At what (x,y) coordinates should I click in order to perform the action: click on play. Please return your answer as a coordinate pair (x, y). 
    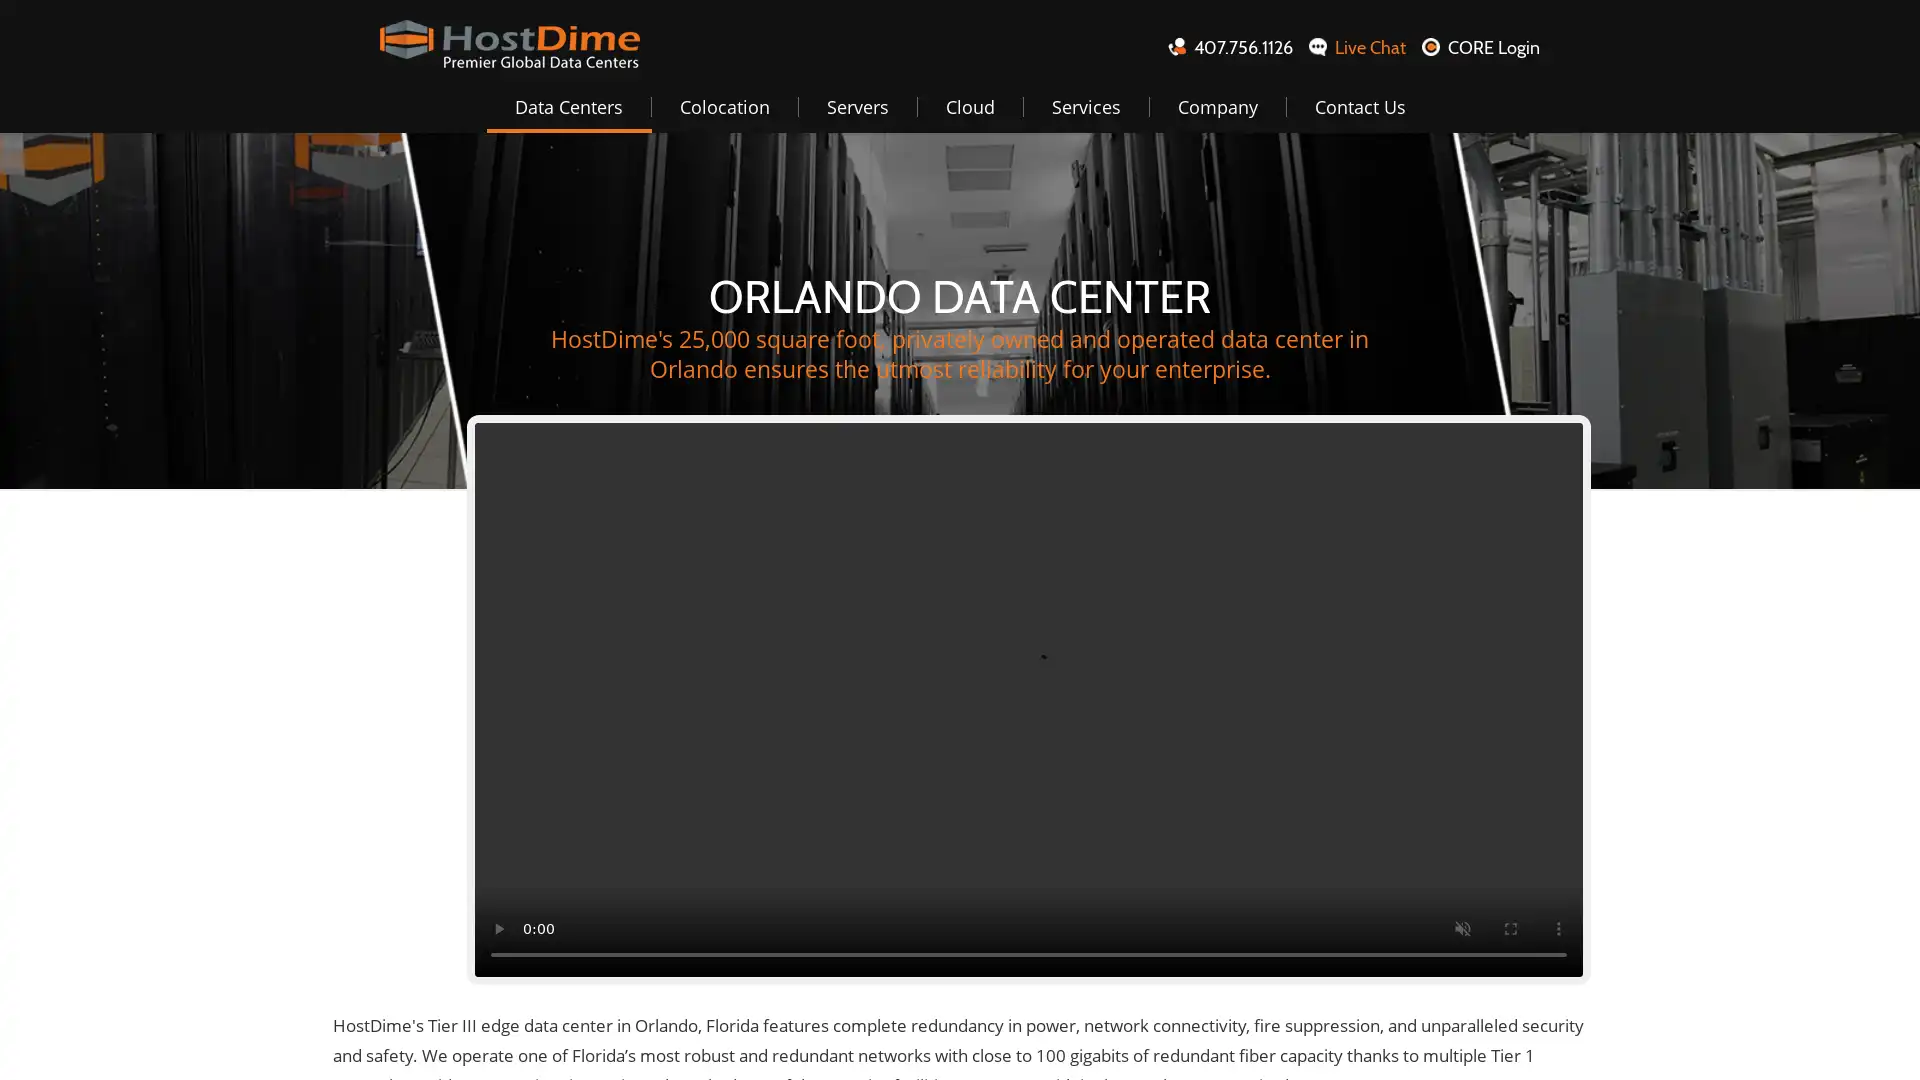
    Looking at the image, I should click on (499, 929).